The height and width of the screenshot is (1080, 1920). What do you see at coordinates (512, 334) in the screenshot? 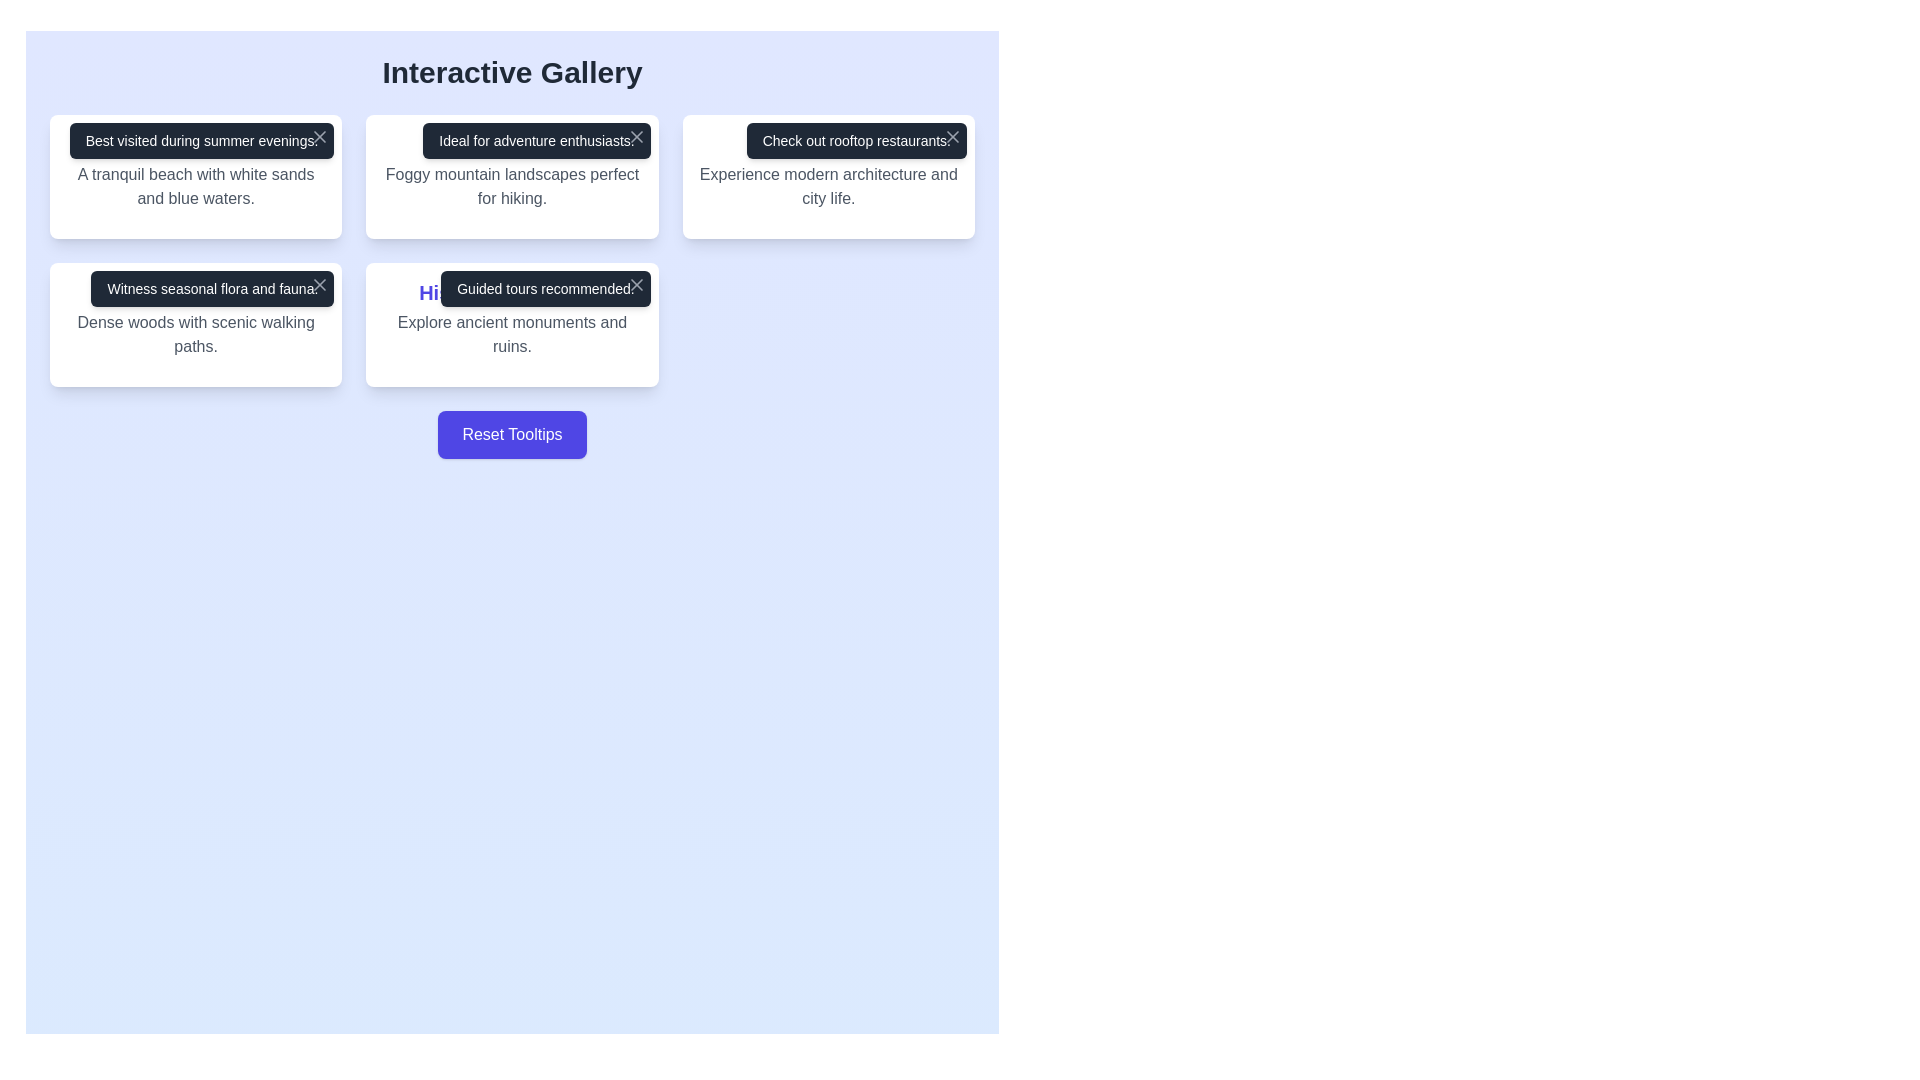
I see `the text component displaying 'Explore ancient monuments and ruins.' which is located below the title 'Historic Landmarks' and above 'Guided tours recommended.'` at bounding box center [512, 334].